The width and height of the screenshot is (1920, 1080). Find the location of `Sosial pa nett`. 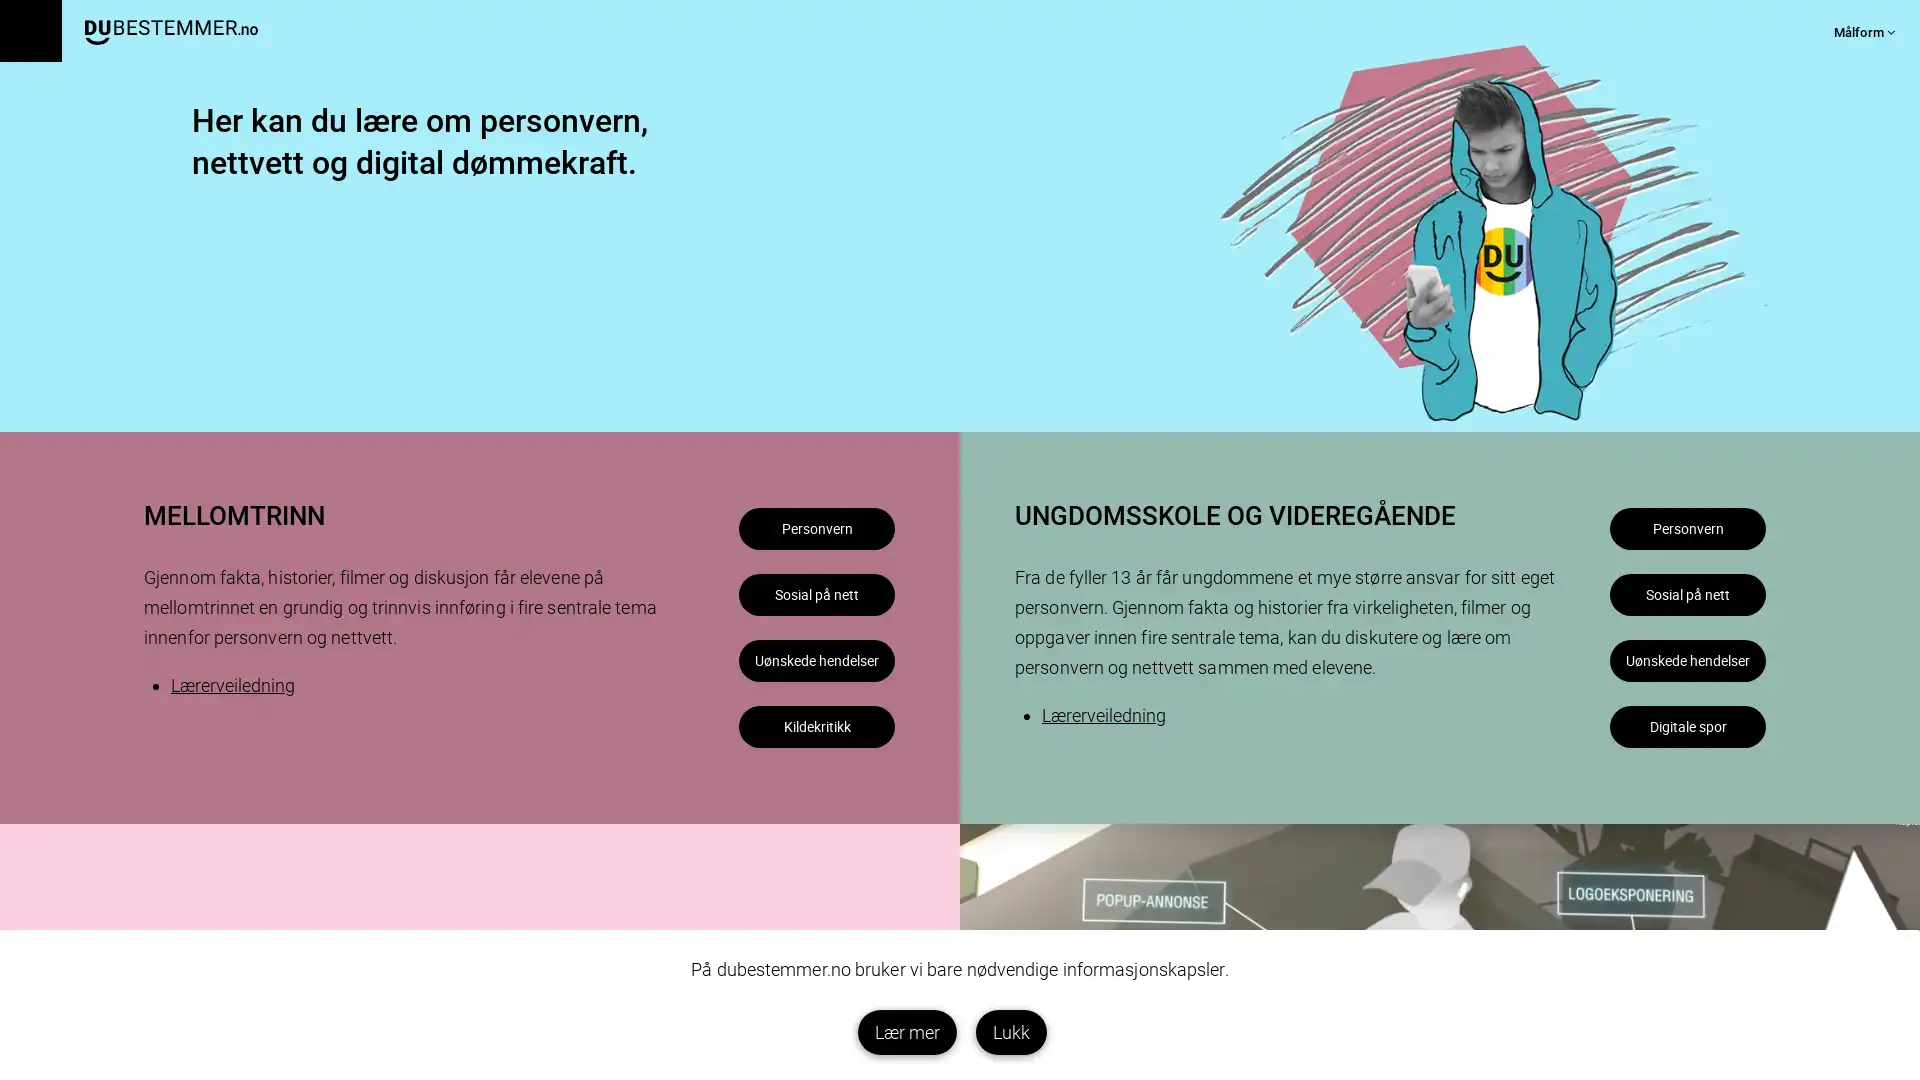

Sosial pa nett is located at coordinates (747, 647).